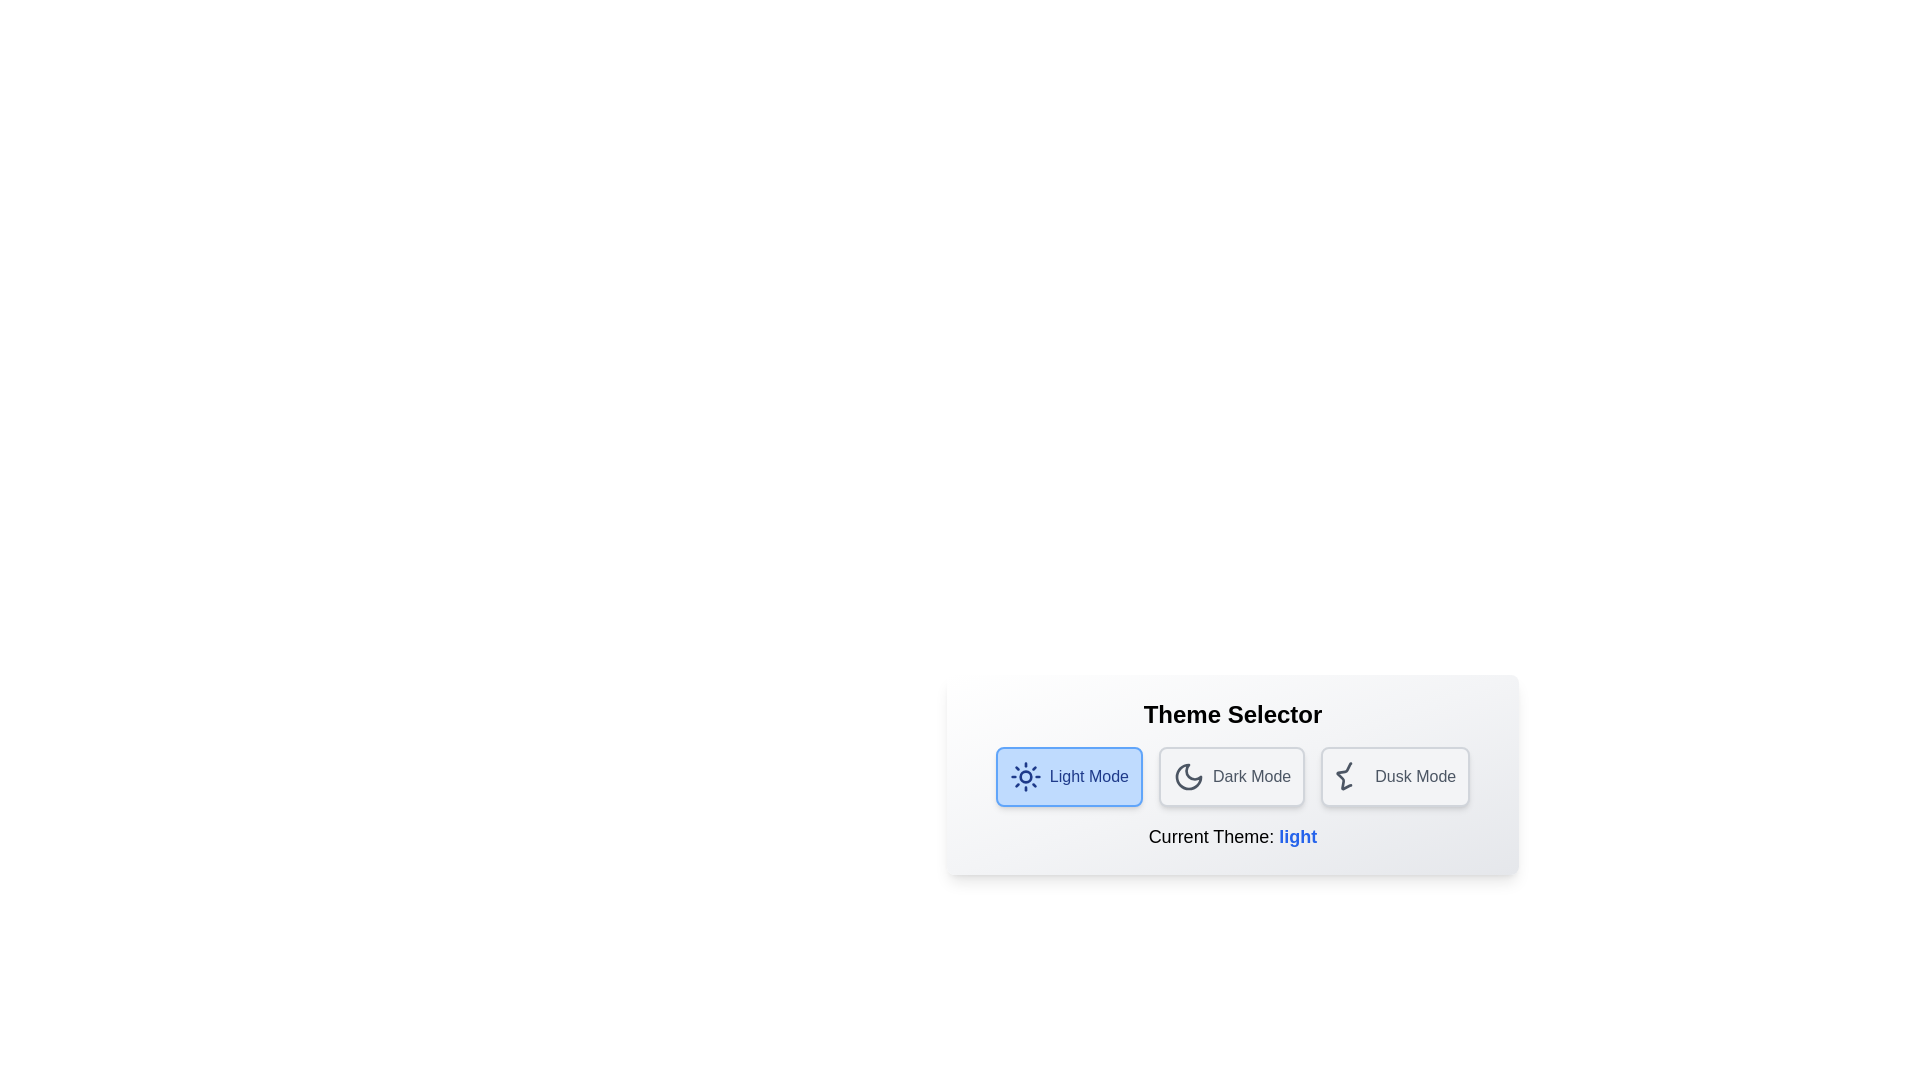 The width and height of the screenshot is (1920, 1080). What do you see at coordinates (1394, 775) in the screenshot?
I see `'Dusk Mode' button to select the Dusk theme` at bounding box center [1394, 775].